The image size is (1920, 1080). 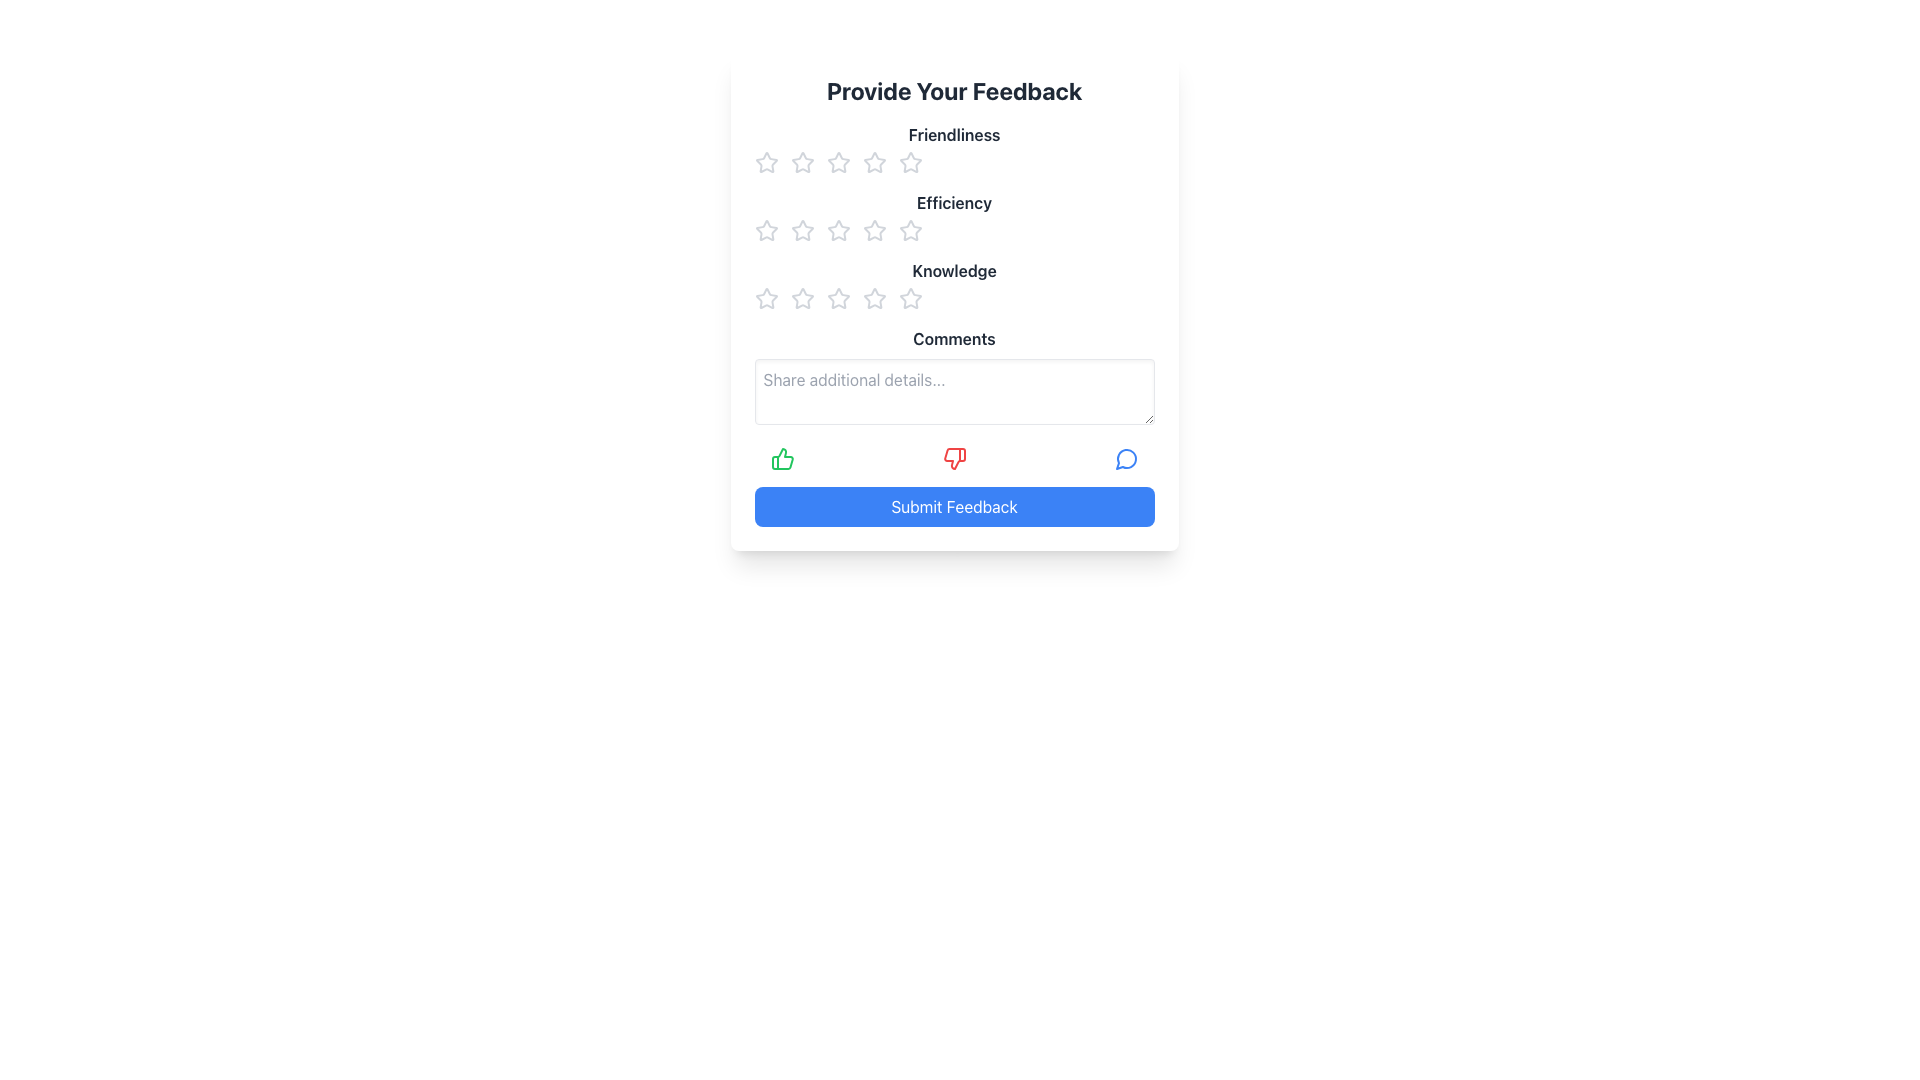 What do you see at coordinates (909, 161) in the screenshot?
I see `the second star icon in the first row of the 'Friendliness' rating section` at bounding box center [909, 161].